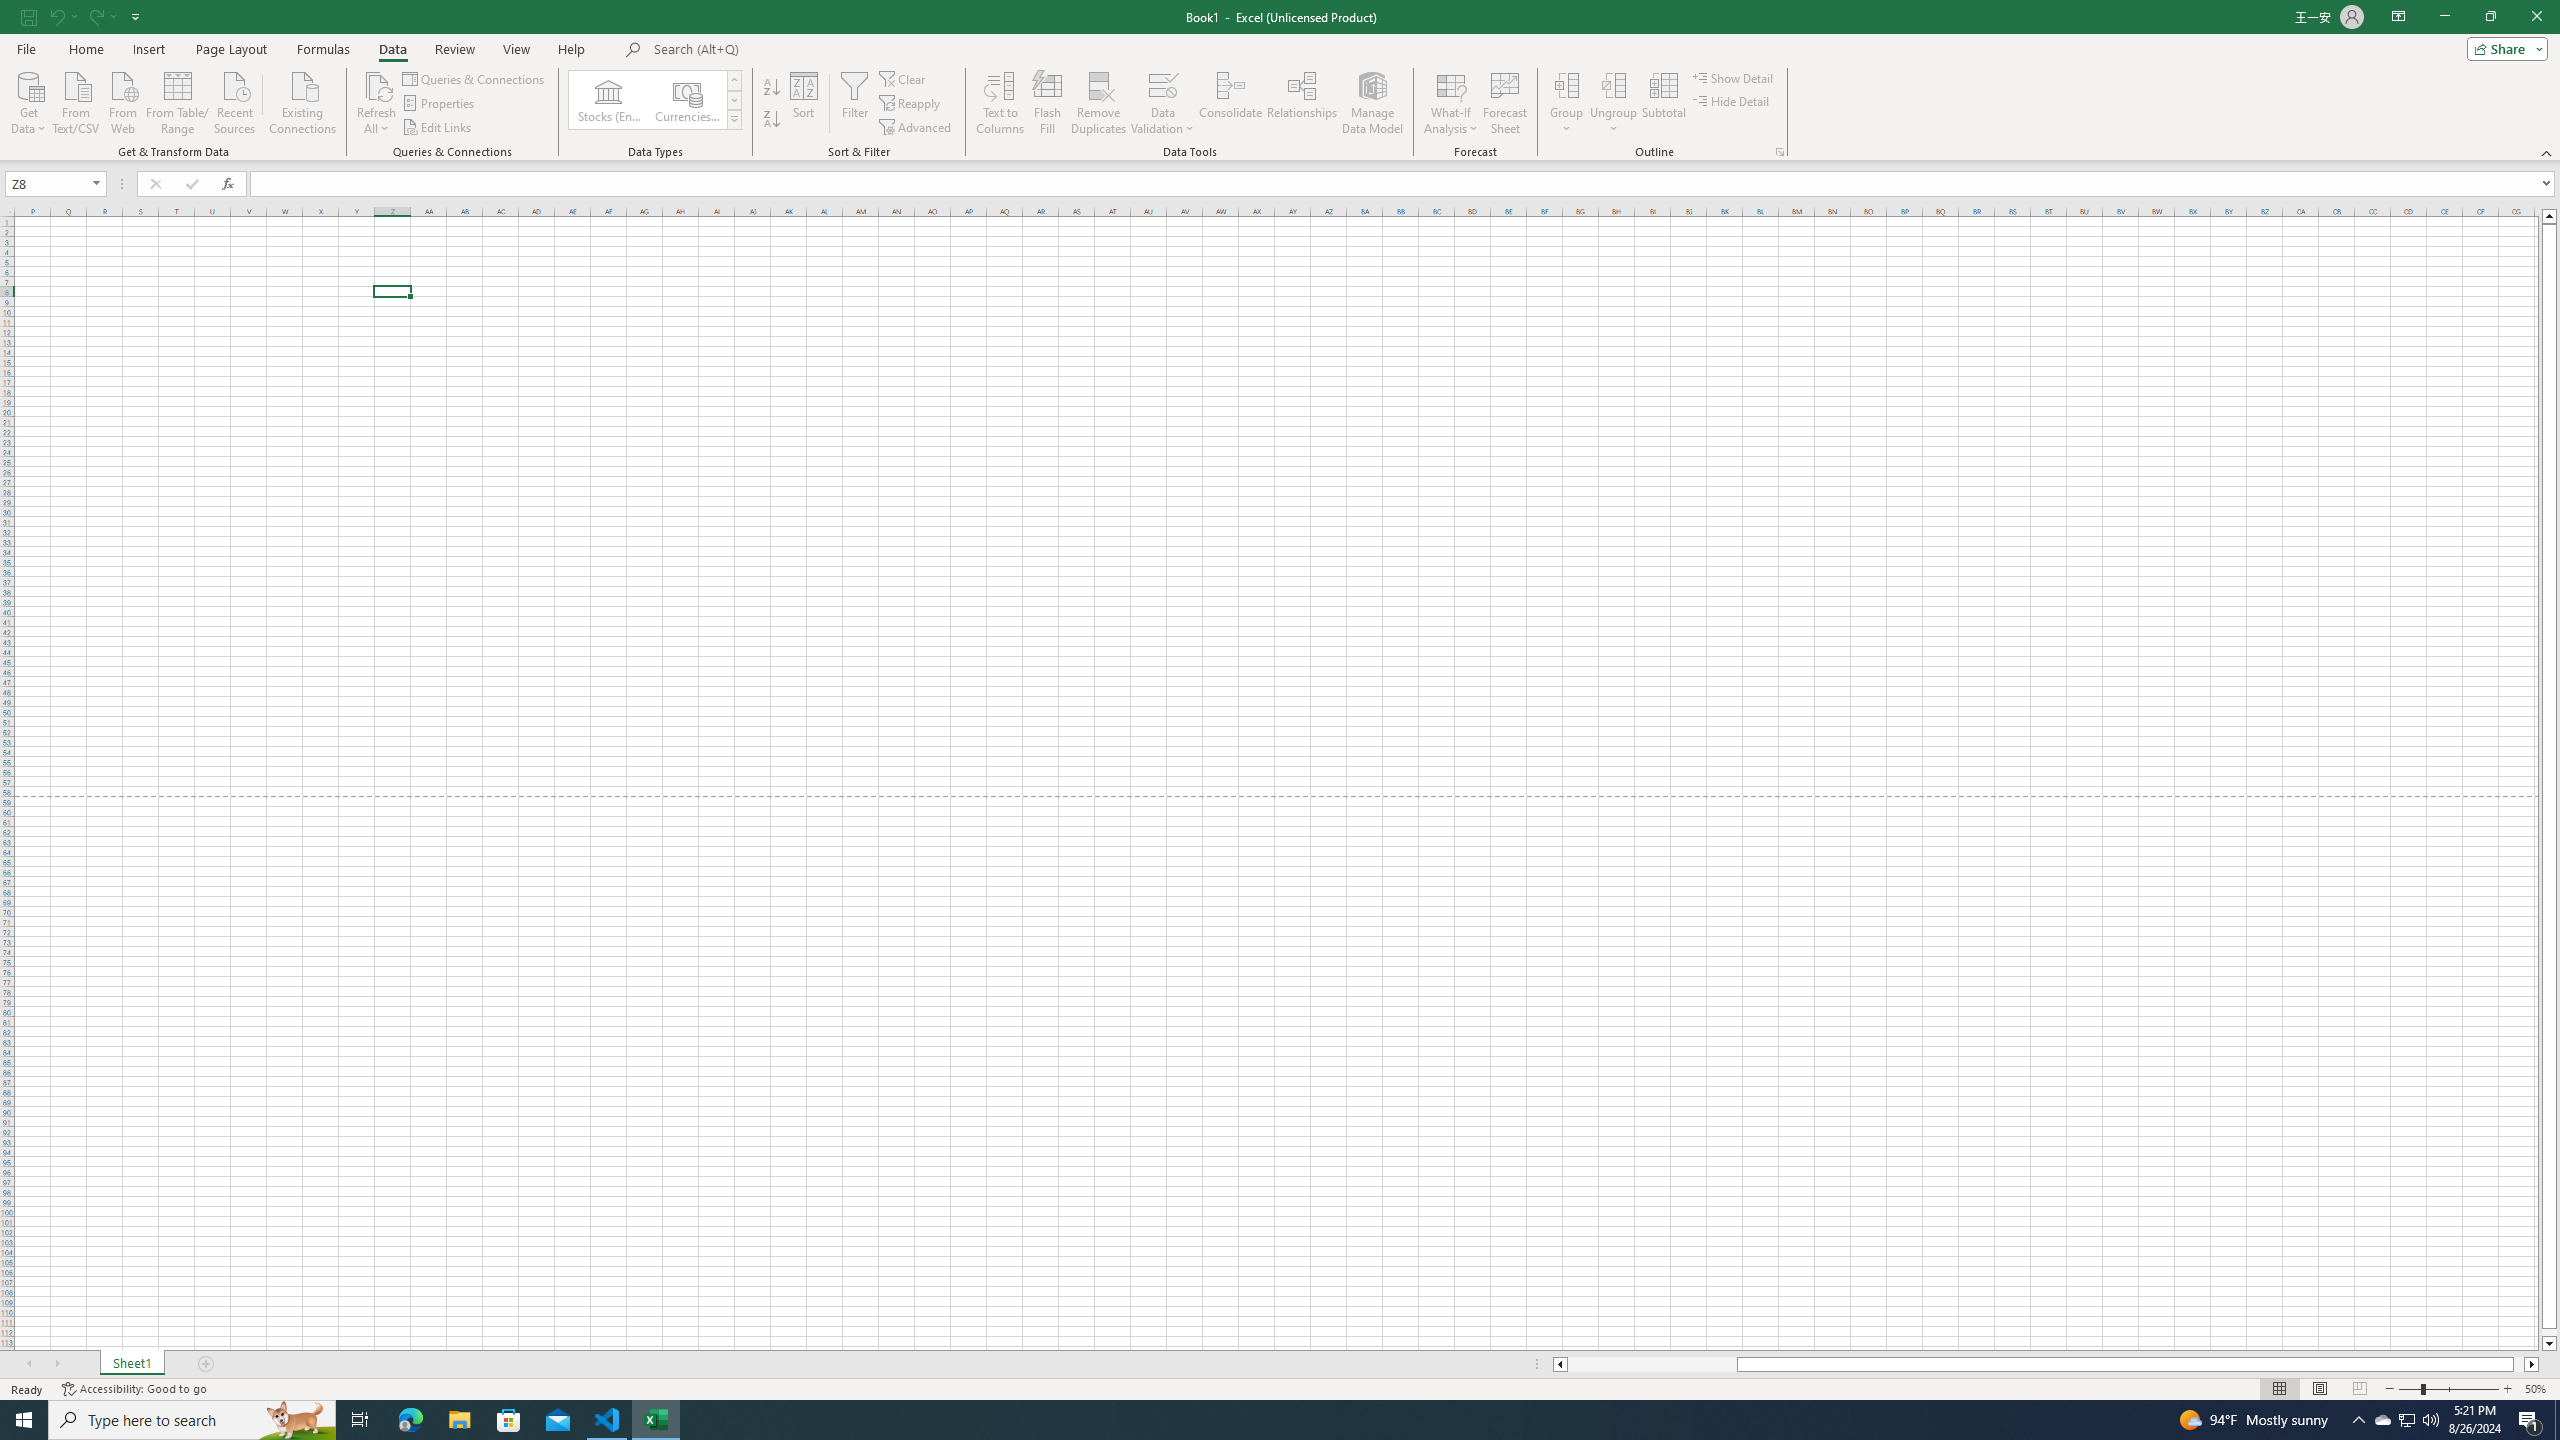 The width and height of the screenshot is (2560, 1440). I want to click on 'Forecast Sheet', so click(1505, 103).